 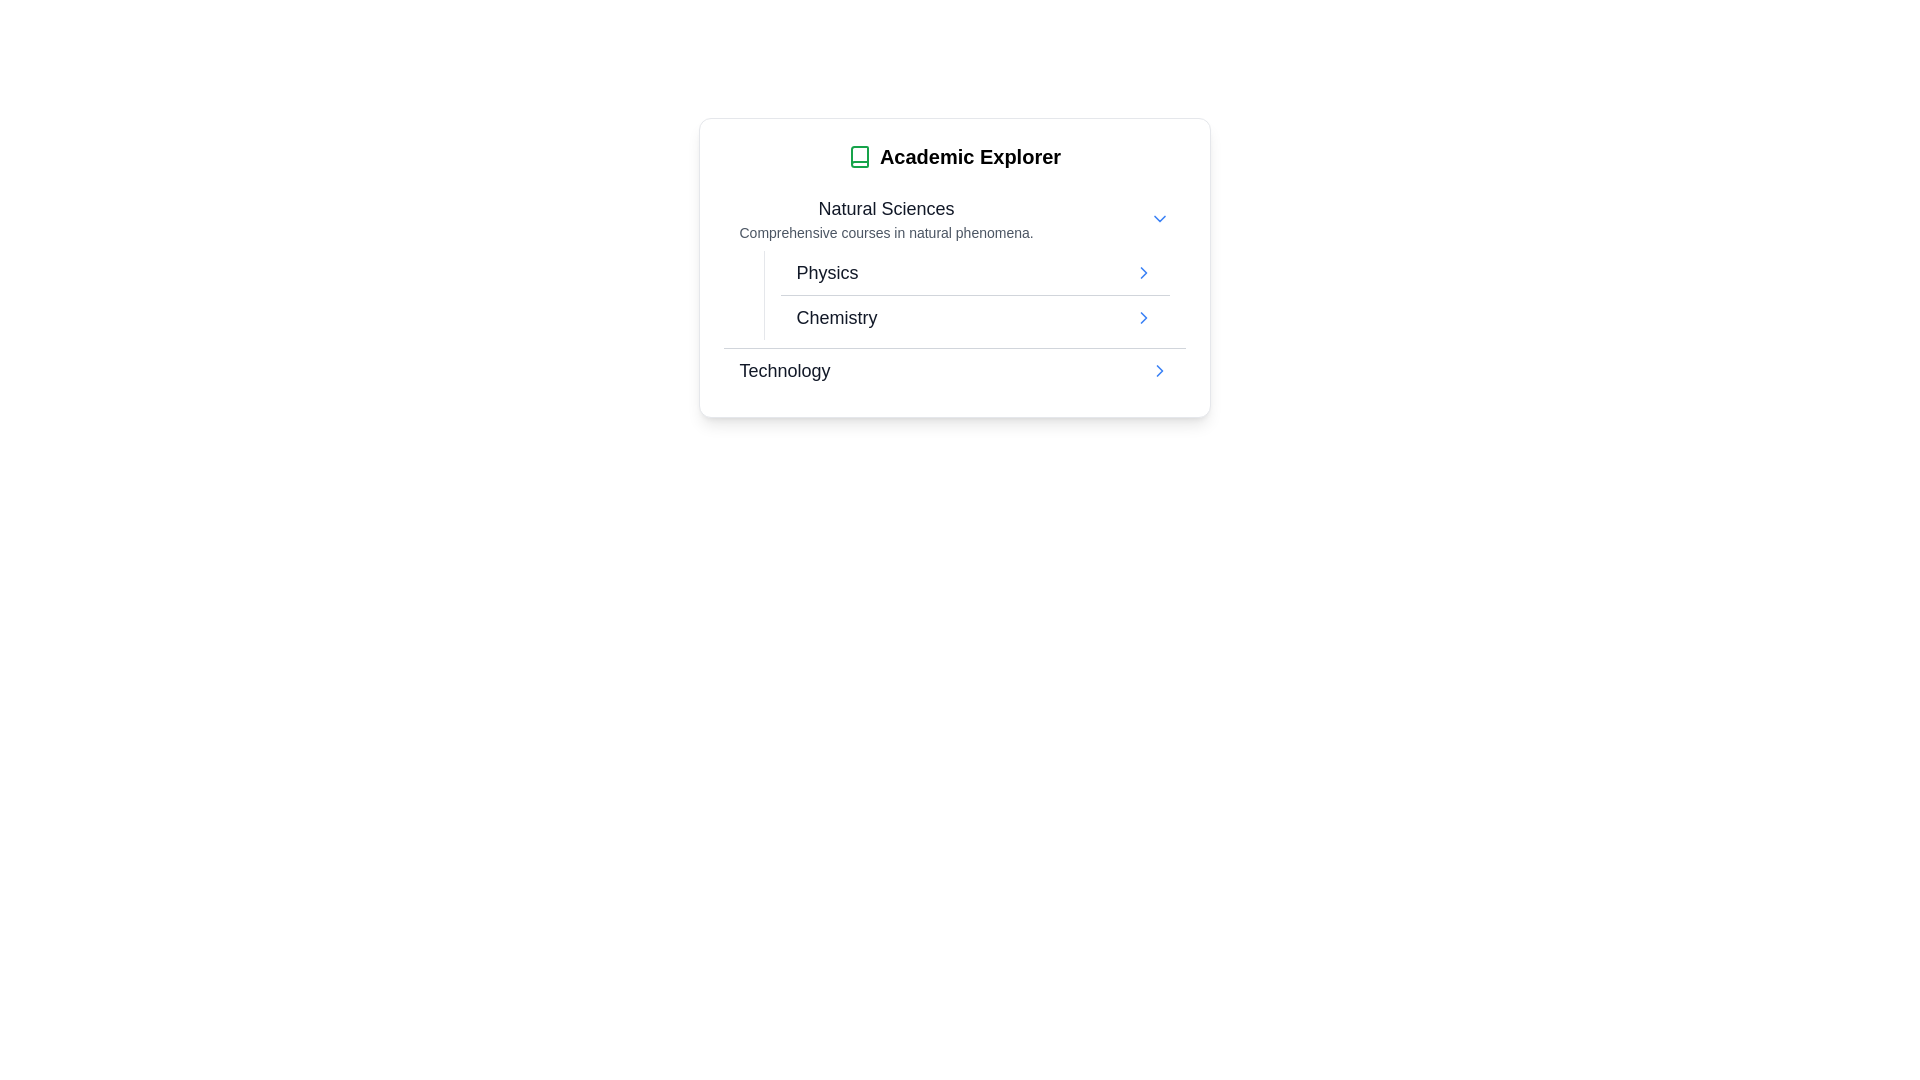 I want to click on the Chemistry text label, which serves as a navigation link or category descriptor within the 'Academic Explorer' card, positioned beneath 'Natural Sciences', so click(x=836, y=316).